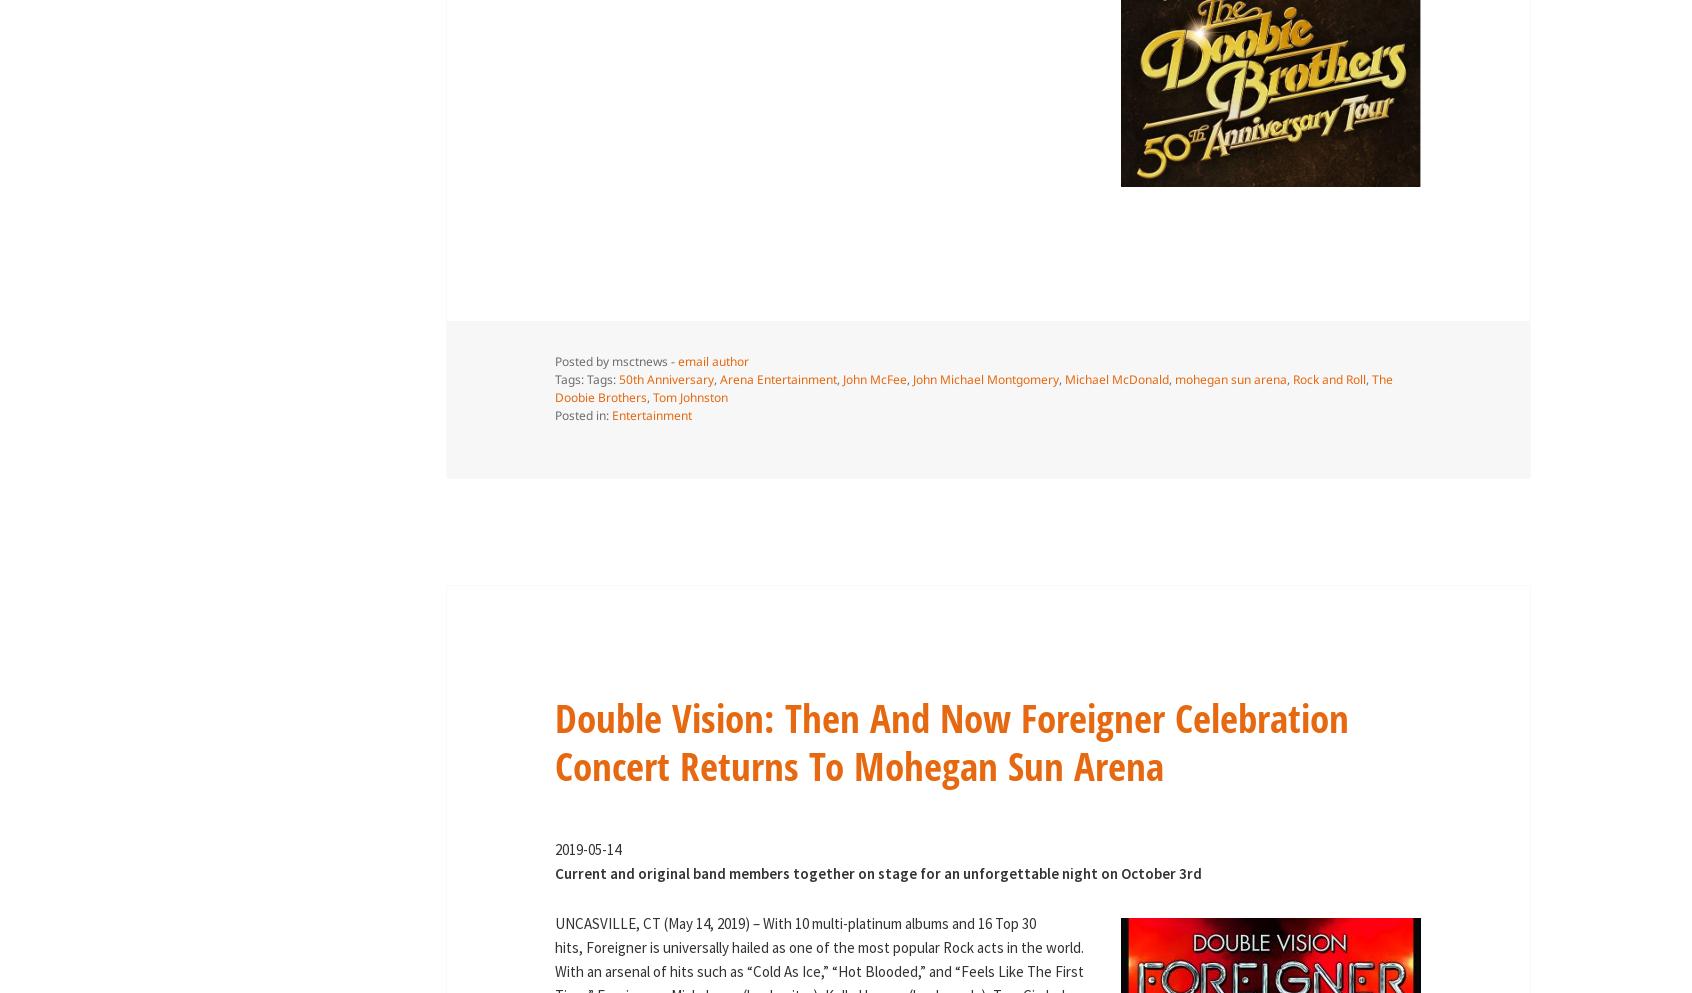 This screenshot has height=993, width=1692. I want to click on 'The Doobie Brothers', so click(973, 387).